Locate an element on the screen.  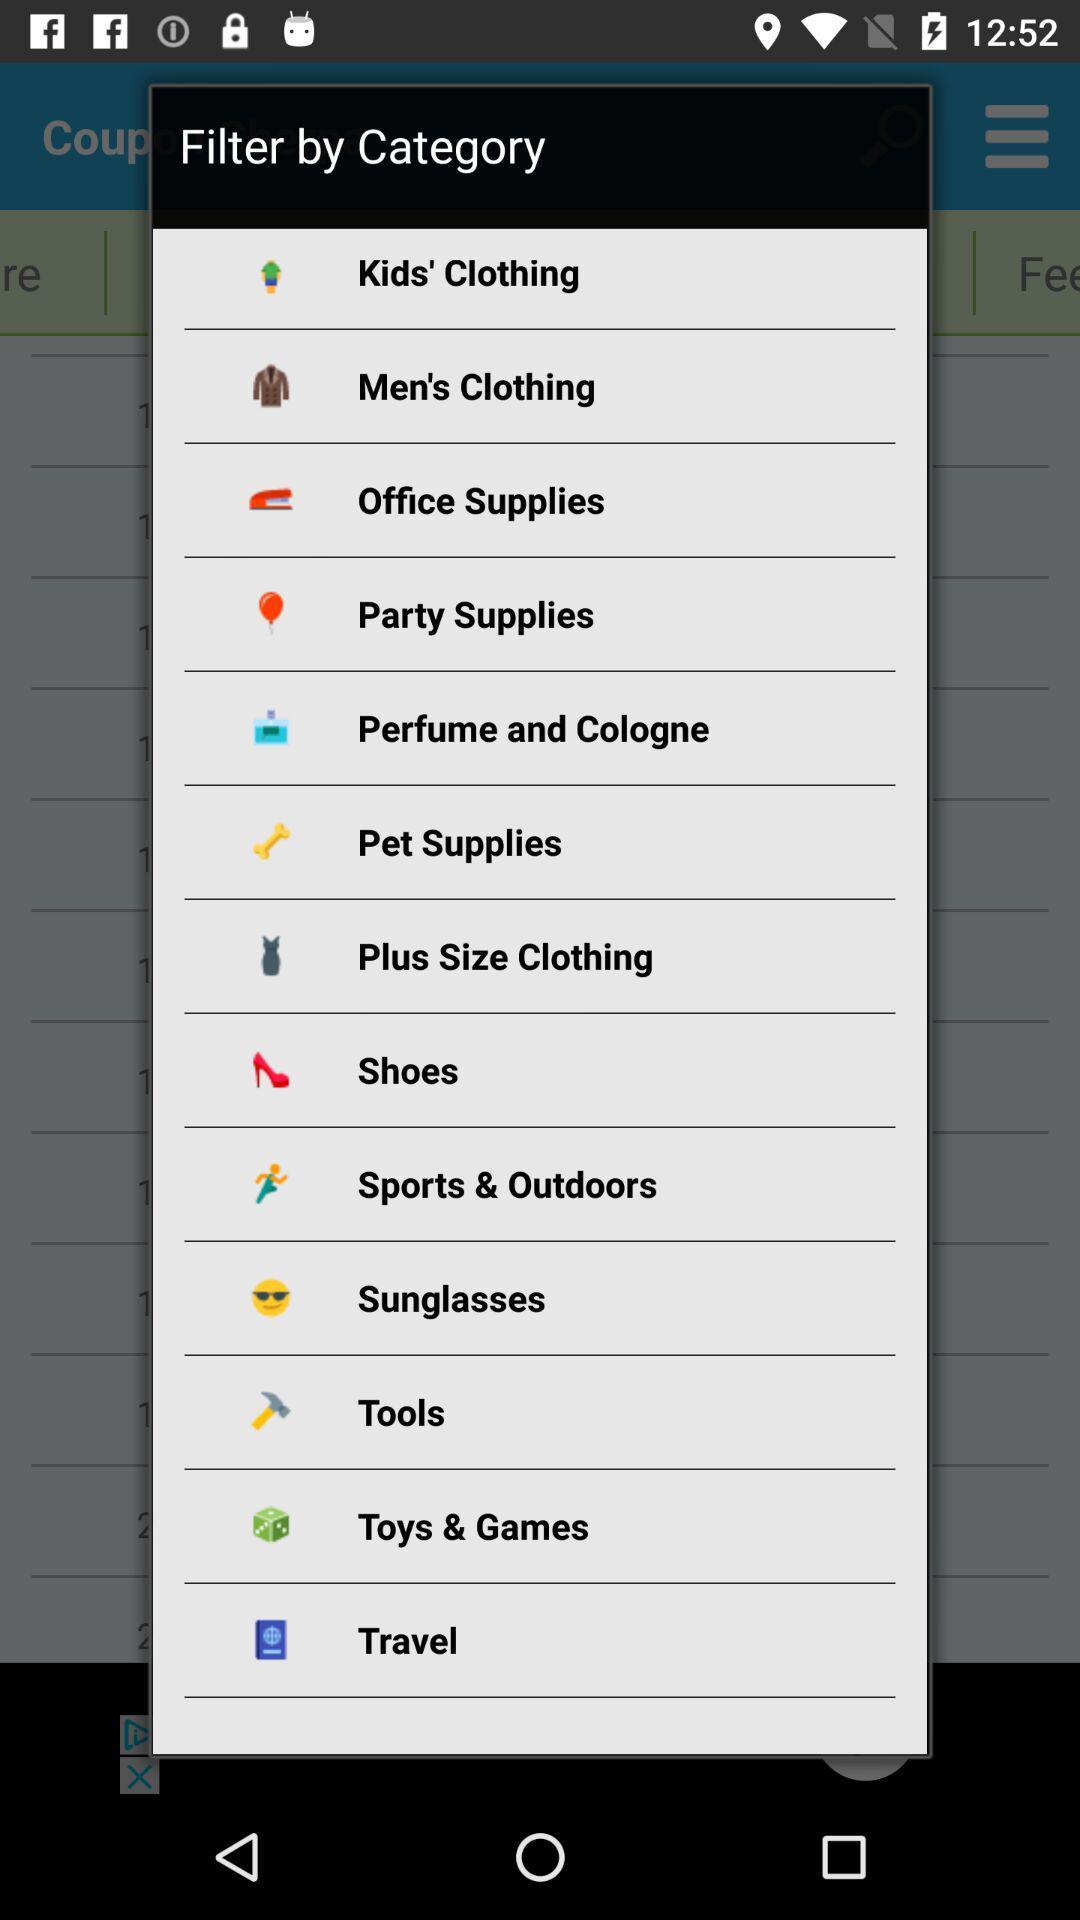
the plus size clothing app is located at coordinates (563, 954).